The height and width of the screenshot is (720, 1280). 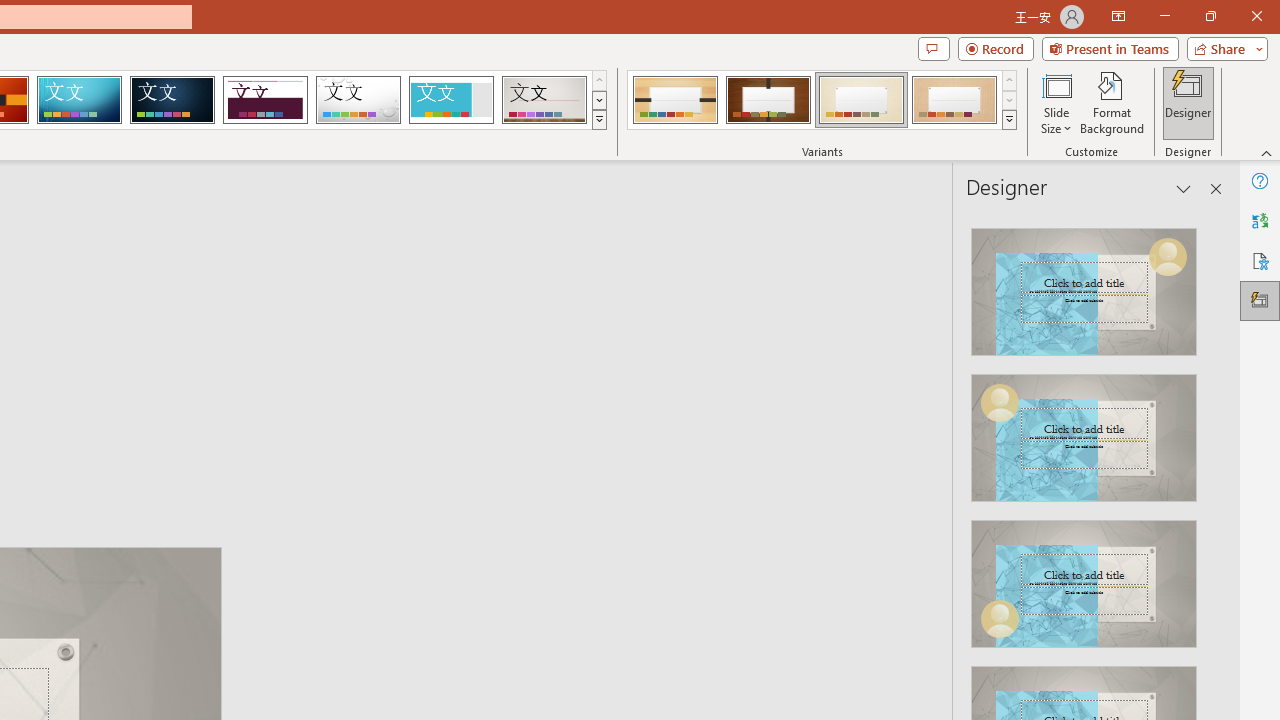 I want to click on 'Droplet', so click(x=358, y=100).